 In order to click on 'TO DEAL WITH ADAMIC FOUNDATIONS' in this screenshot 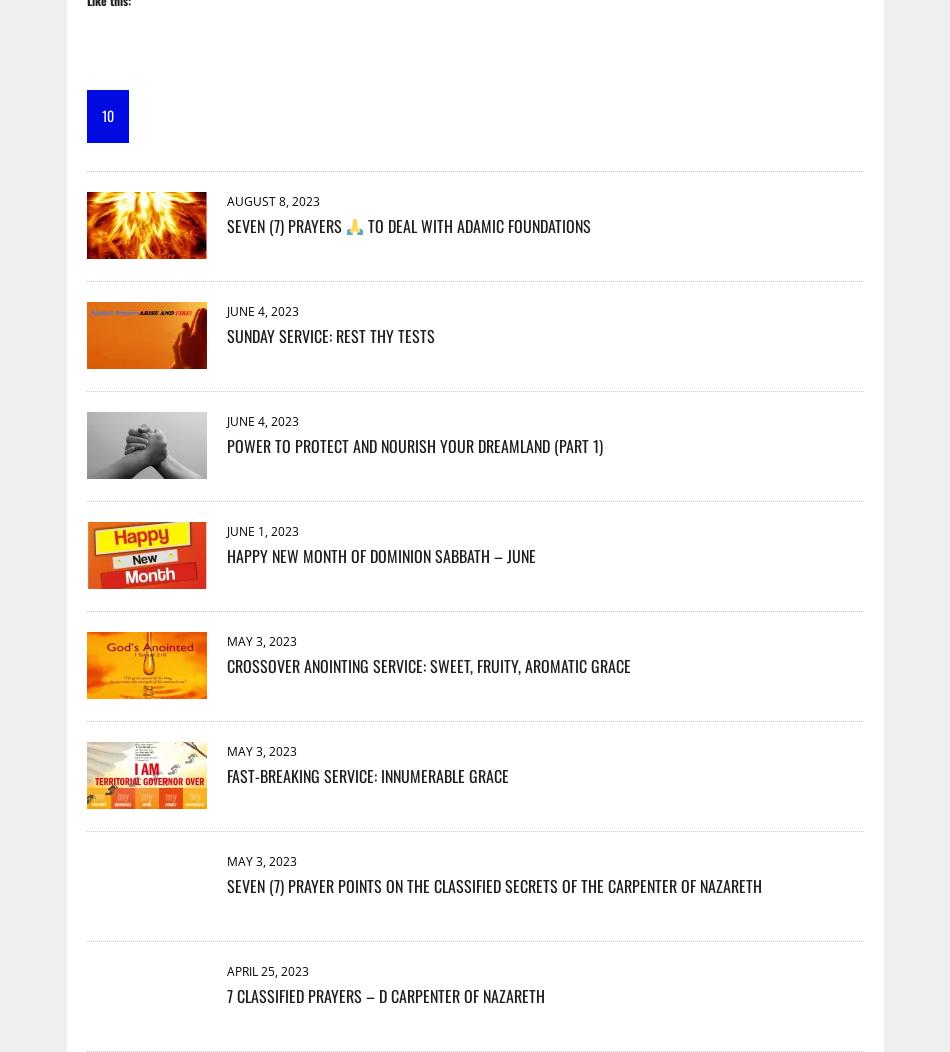, I will do `click(361, 224)`.